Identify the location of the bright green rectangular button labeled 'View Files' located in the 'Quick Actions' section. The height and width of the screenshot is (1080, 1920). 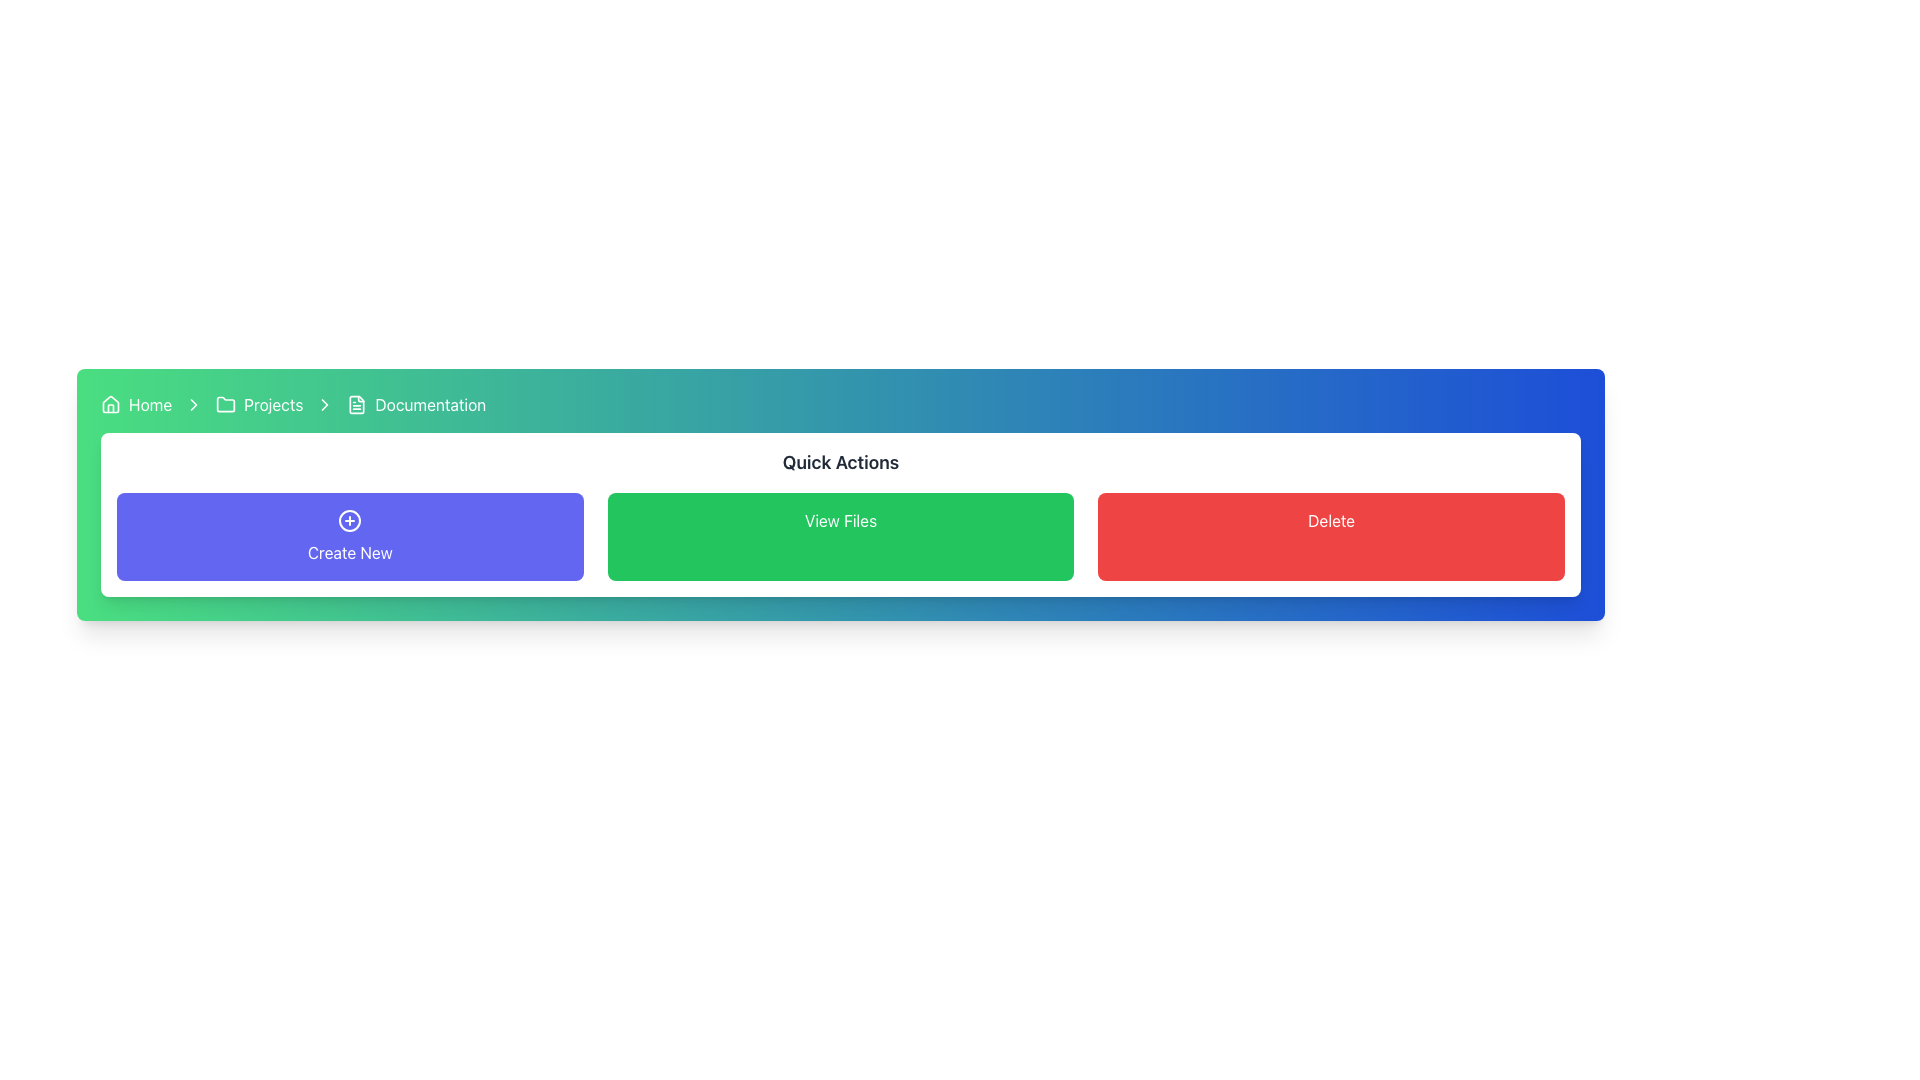
(840, 535).